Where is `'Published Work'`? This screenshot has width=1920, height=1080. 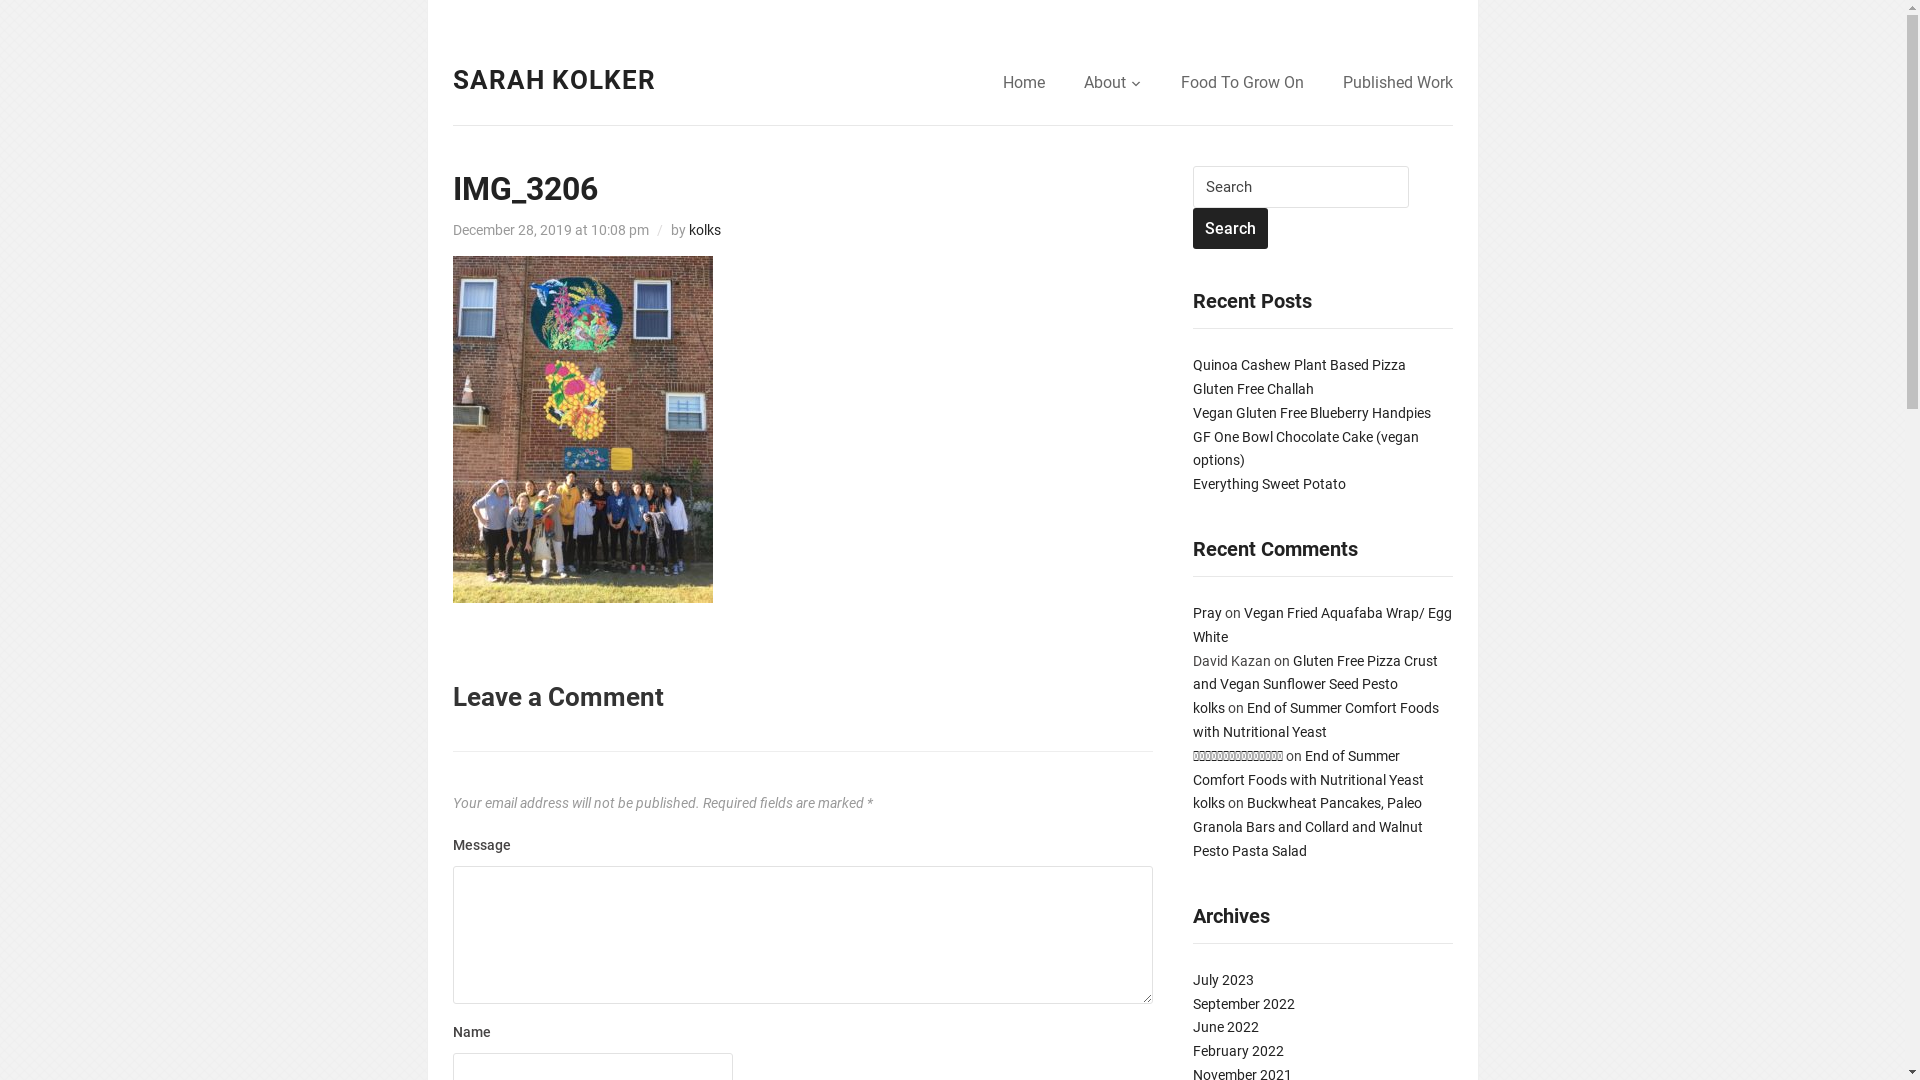
'Published Work' is located at coordinates (1395, 83).